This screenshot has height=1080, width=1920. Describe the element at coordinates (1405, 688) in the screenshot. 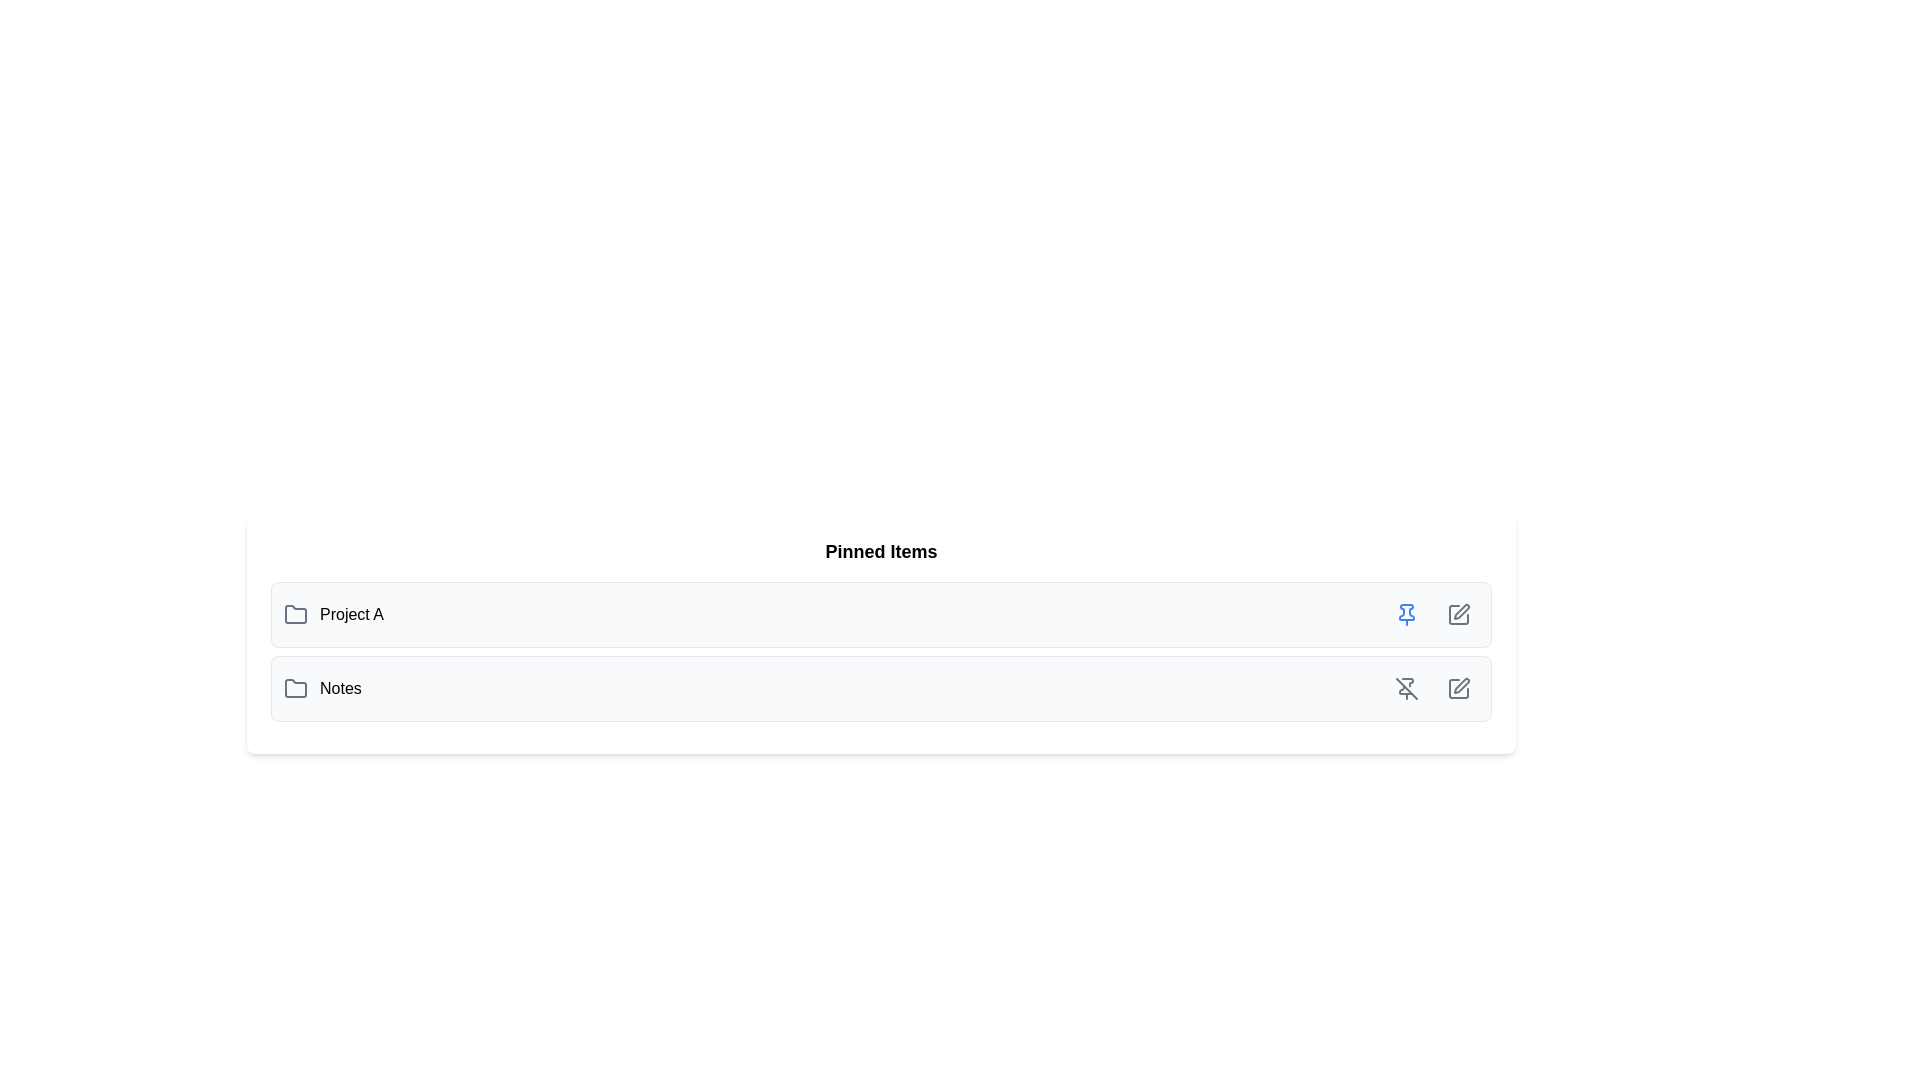

I see `the icon button styled as a diagonal line crossing a pin symbol, which is gray with a clear border, located in the second list item of a vertical layout, positioned as the leftmost icon among two right-aligned icons` at that location.